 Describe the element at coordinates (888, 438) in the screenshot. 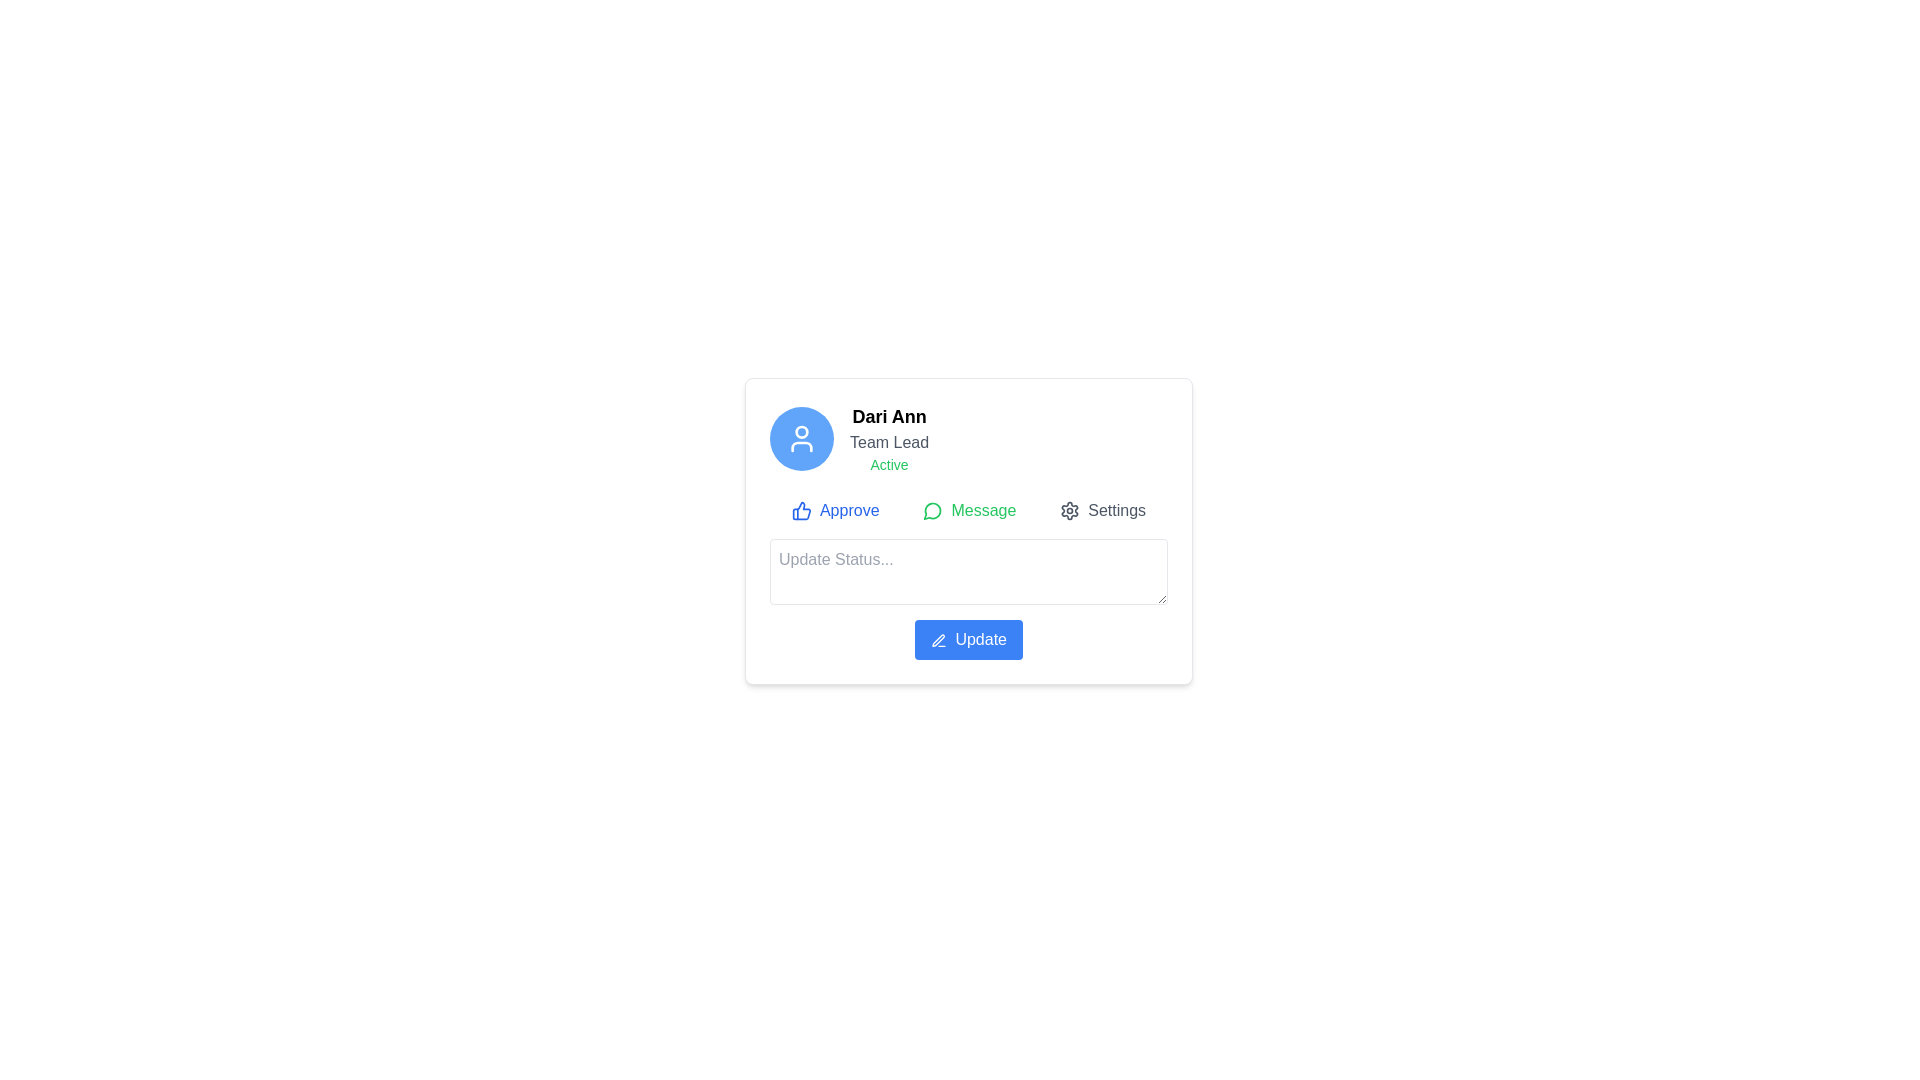

I see `text content of the Text display component that shows 'Dari Ann', 'Team Lead', and 'Active', which is located to the right of a circular blue avatar` at that location.